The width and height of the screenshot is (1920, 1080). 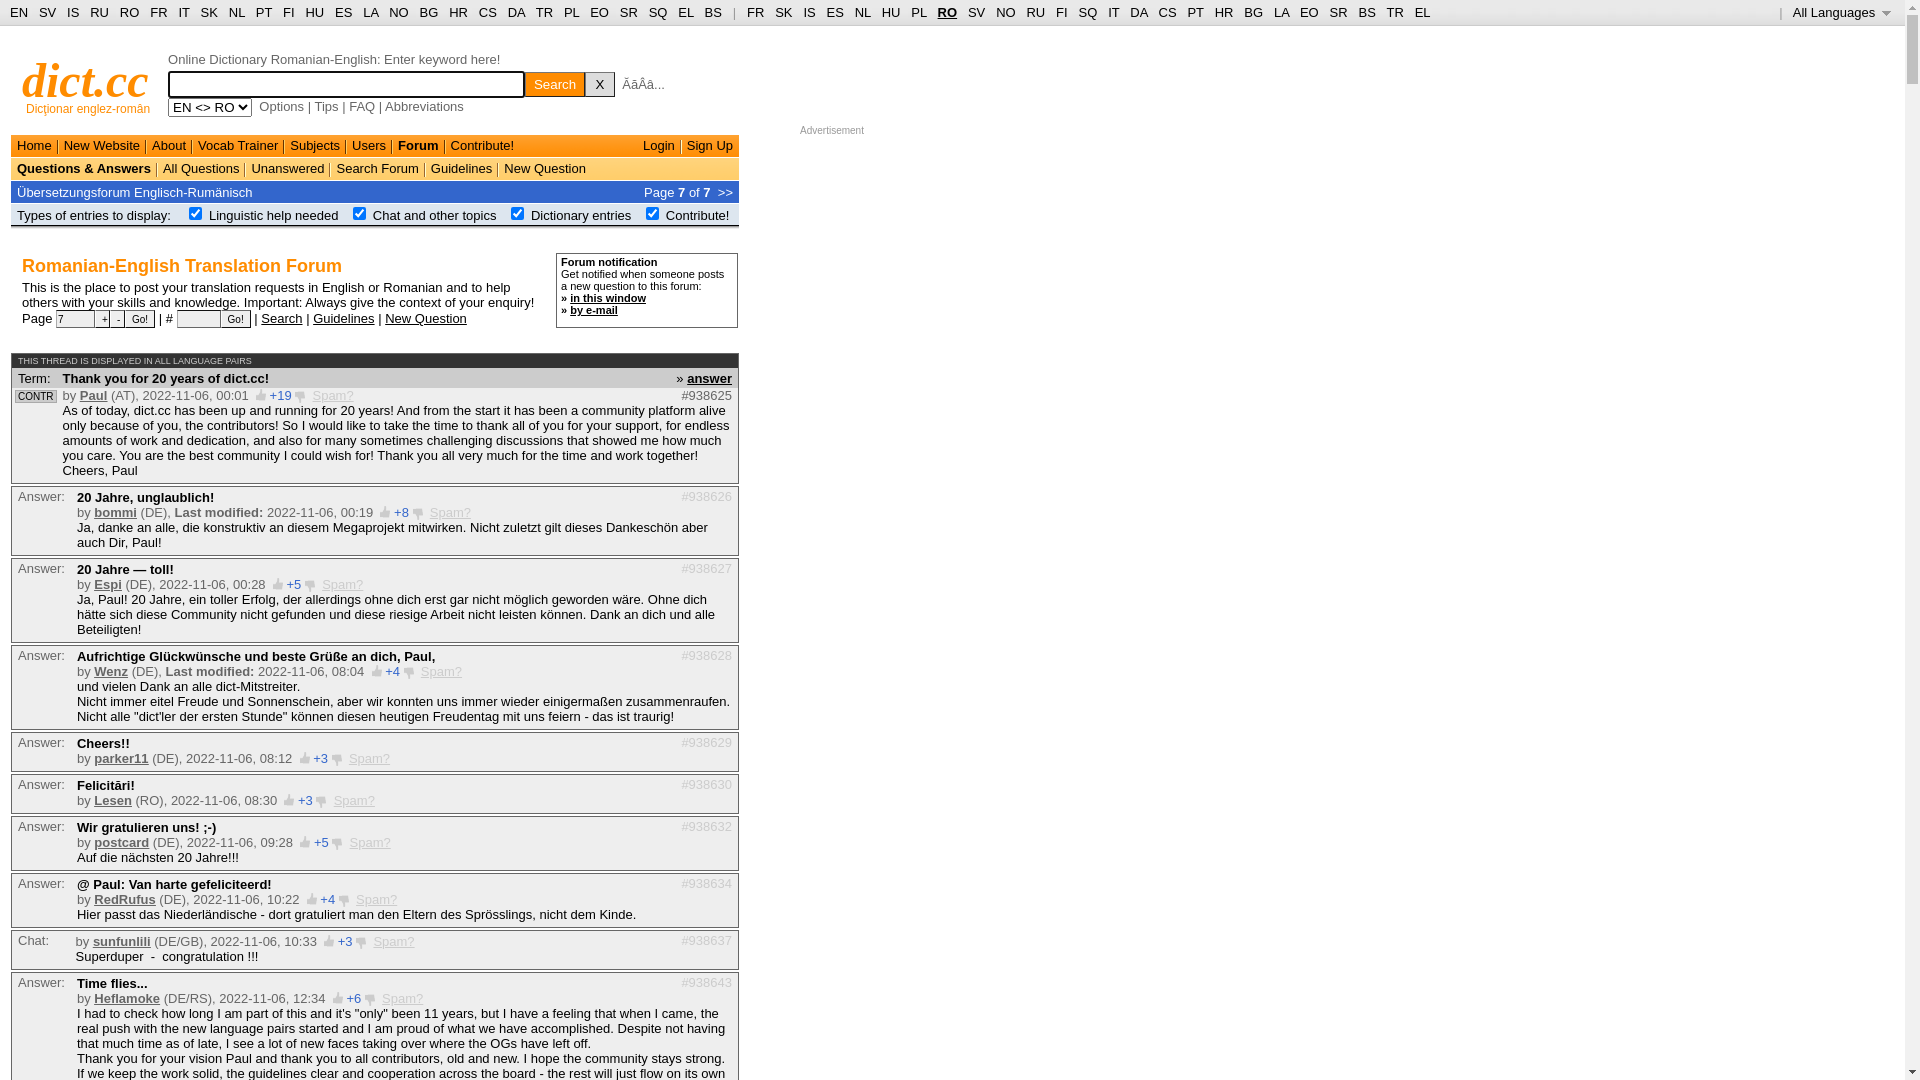 What do you see at coordinates (863, 12) in the screenshot?
I see `'NL'` at bounding box center [863, 12].